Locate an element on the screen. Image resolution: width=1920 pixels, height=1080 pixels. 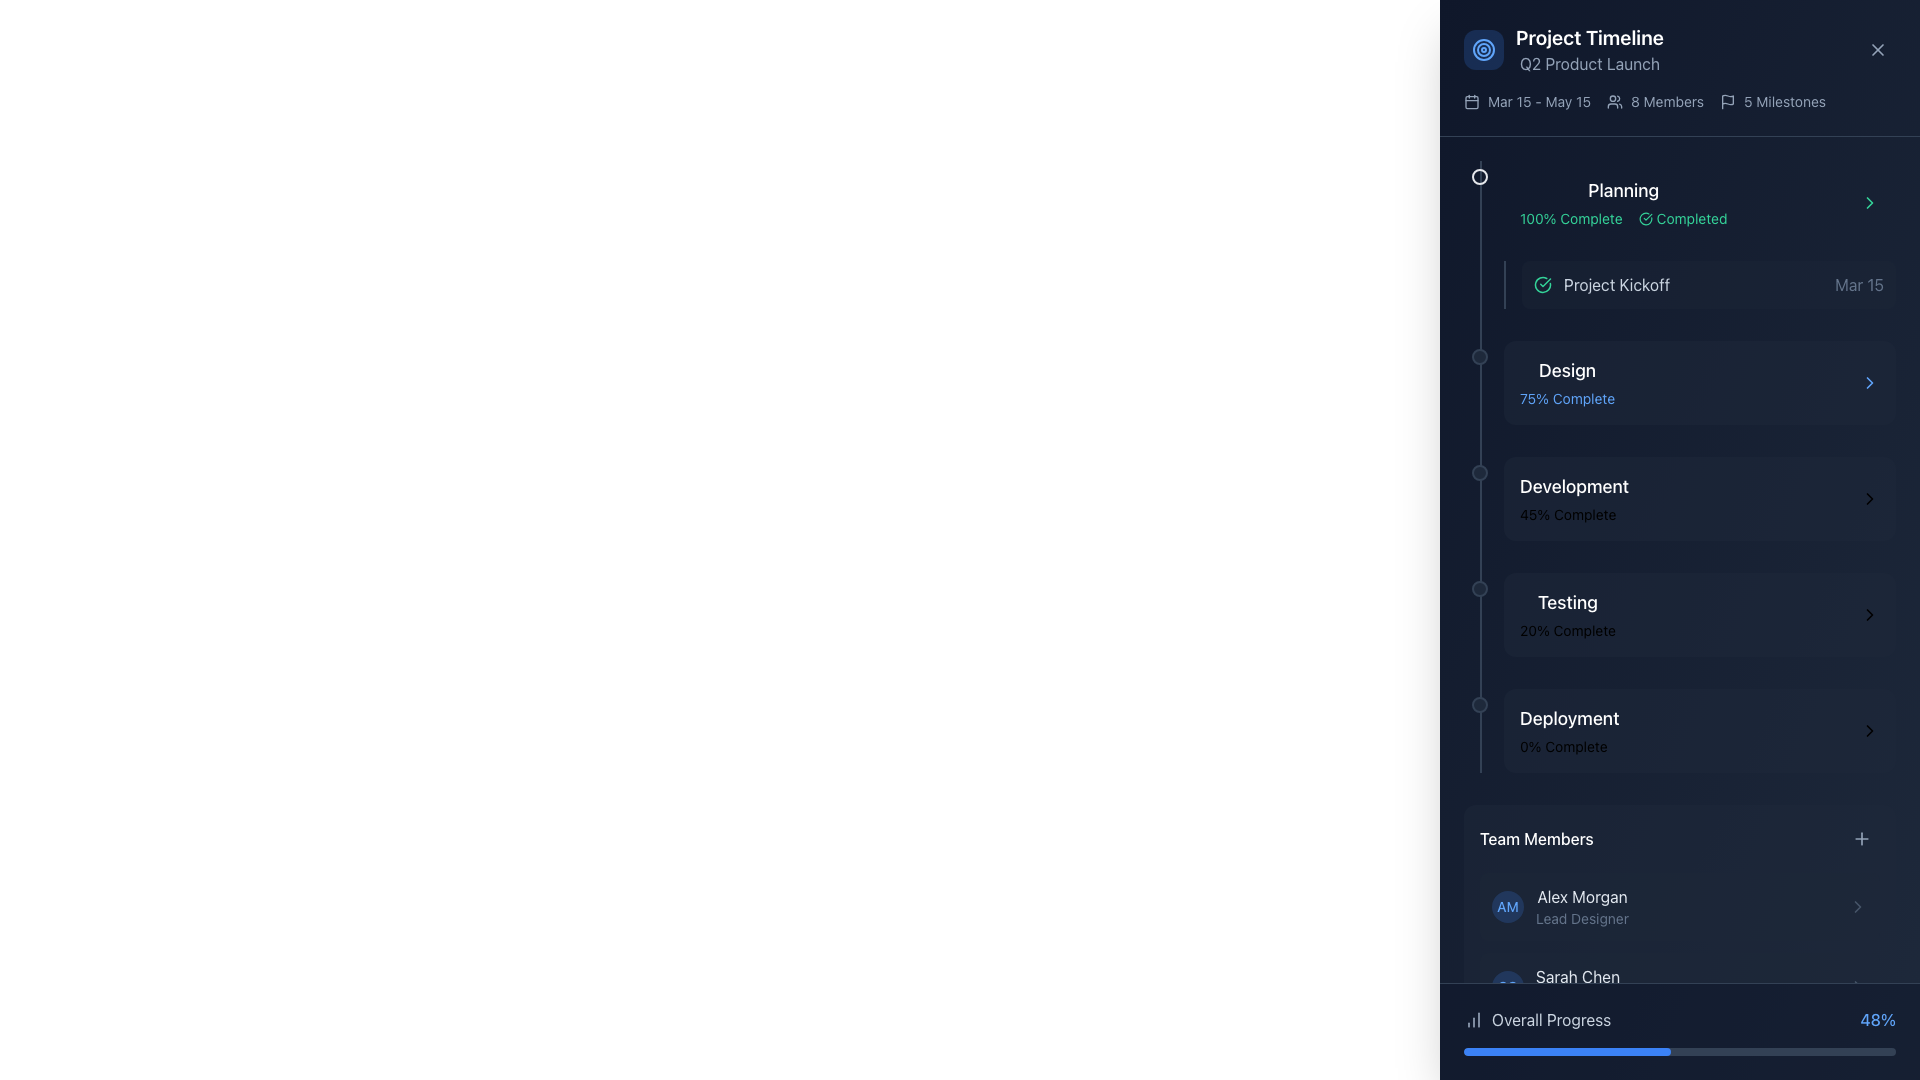
the decorative target icon located at the top left of the interface panel, next to the 'Project Timeline' text is located at coordinates (1483, 49).